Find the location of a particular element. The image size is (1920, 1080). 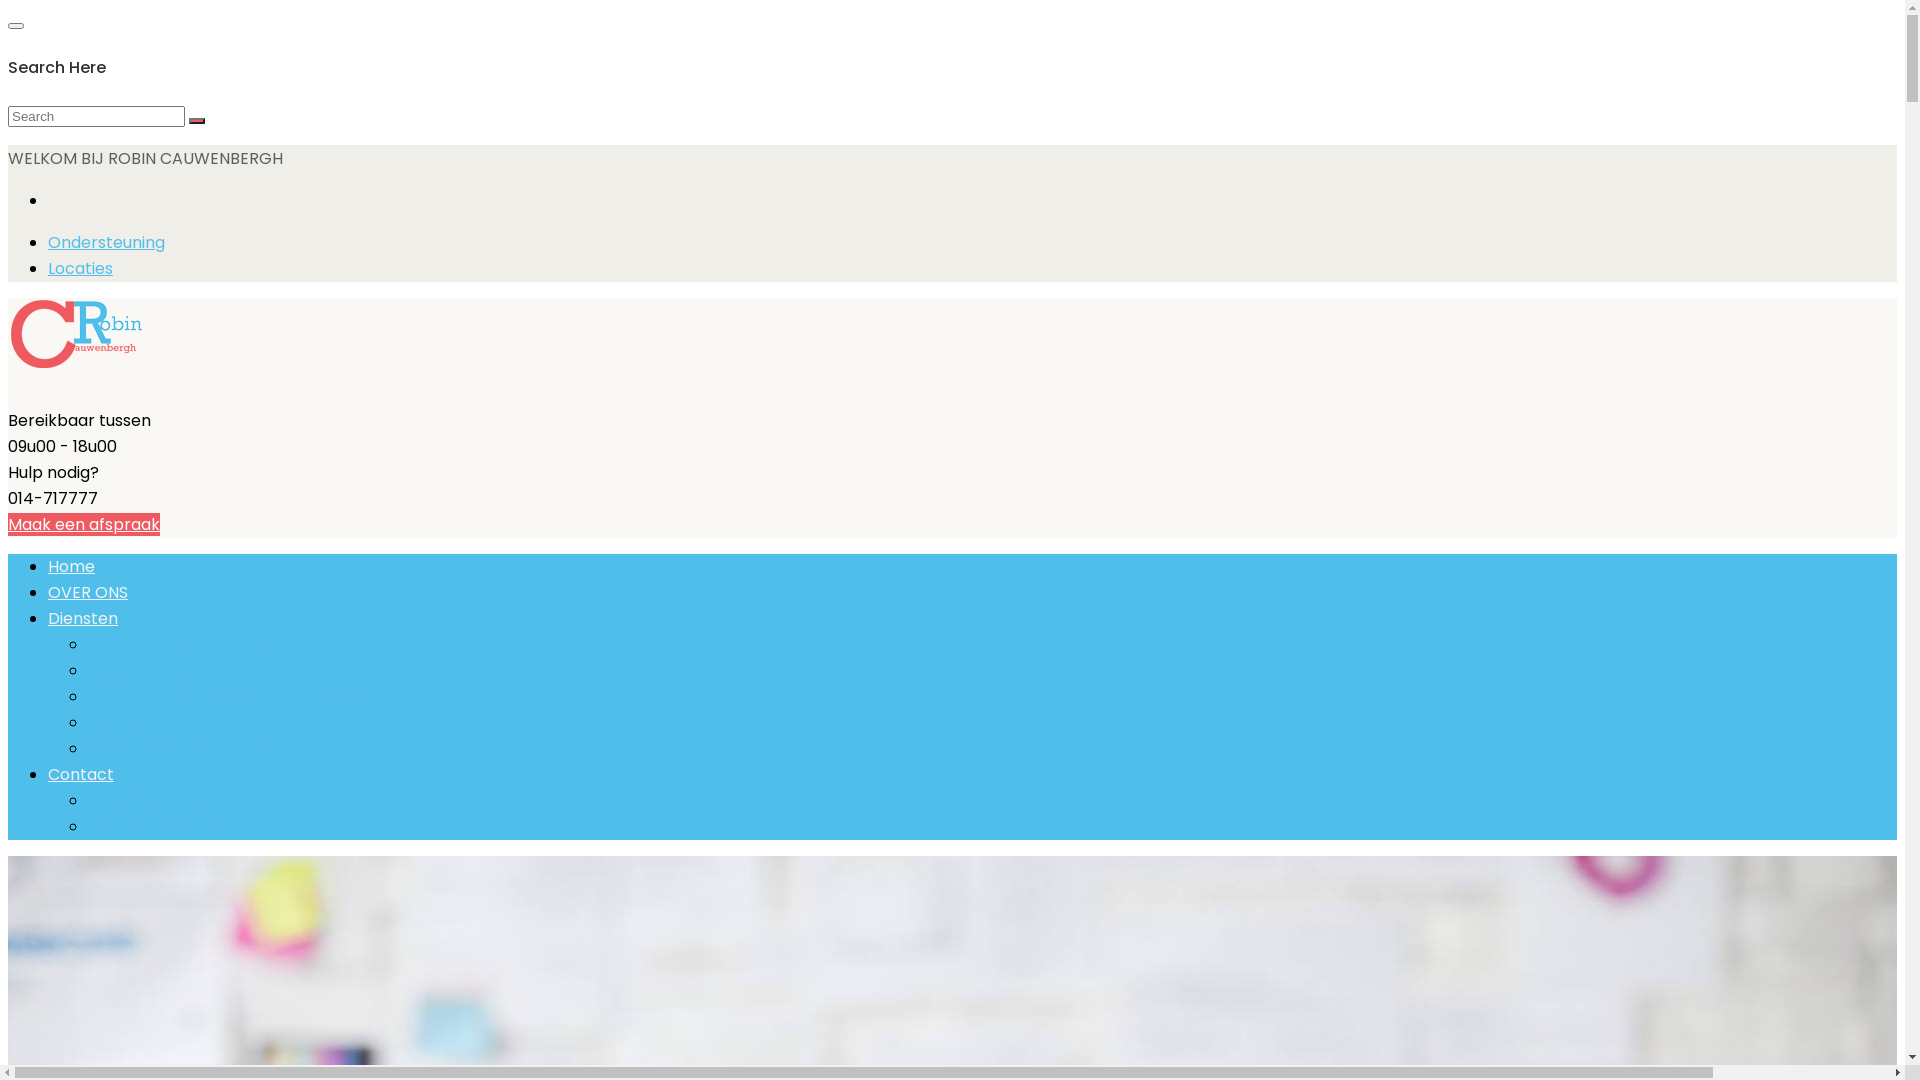

'PC & MAC Computers' is located at coordinates (86, 644).